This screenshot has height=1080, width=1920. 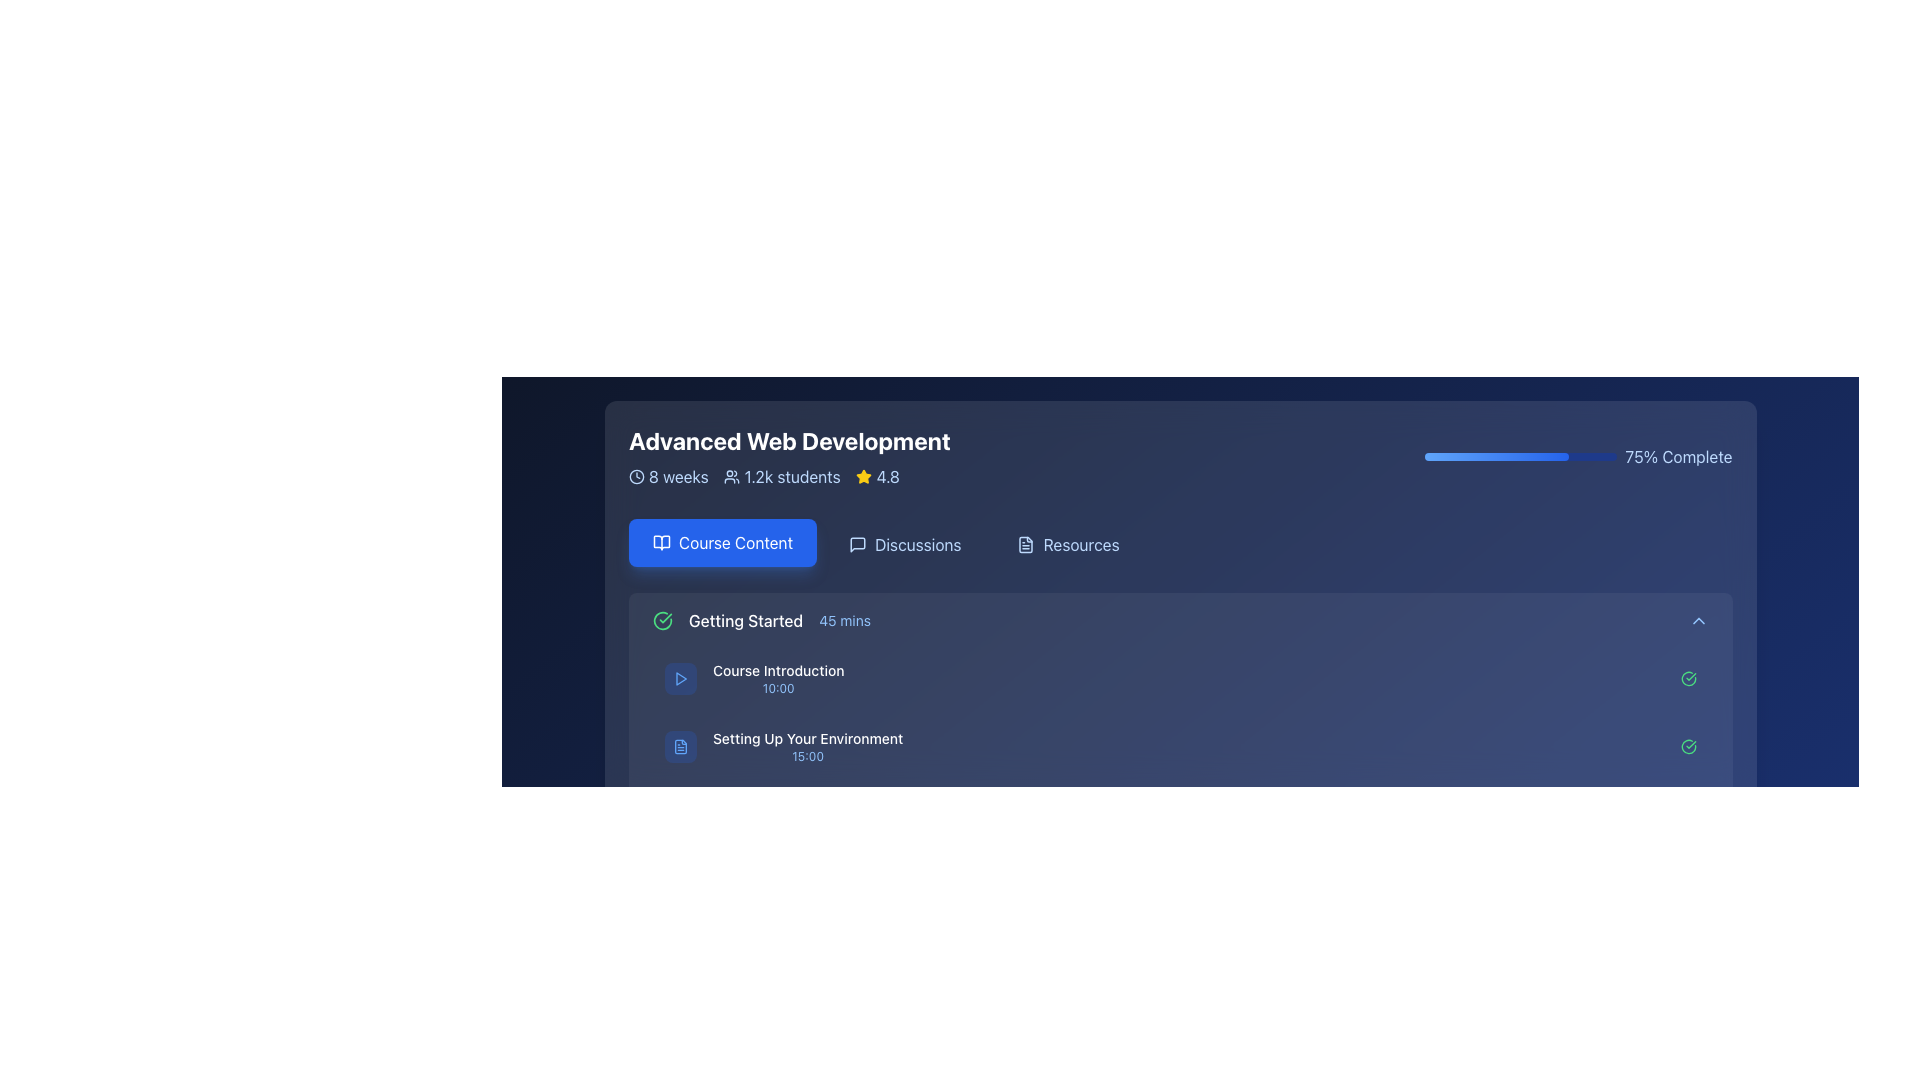 What do you see at coordinates (1687, 677) in the screenshot?
I see `the circular green icon with a checkmark design, located at the far right of the 'Course Introduction 10:00' row` at bounding box center [1687, 677].